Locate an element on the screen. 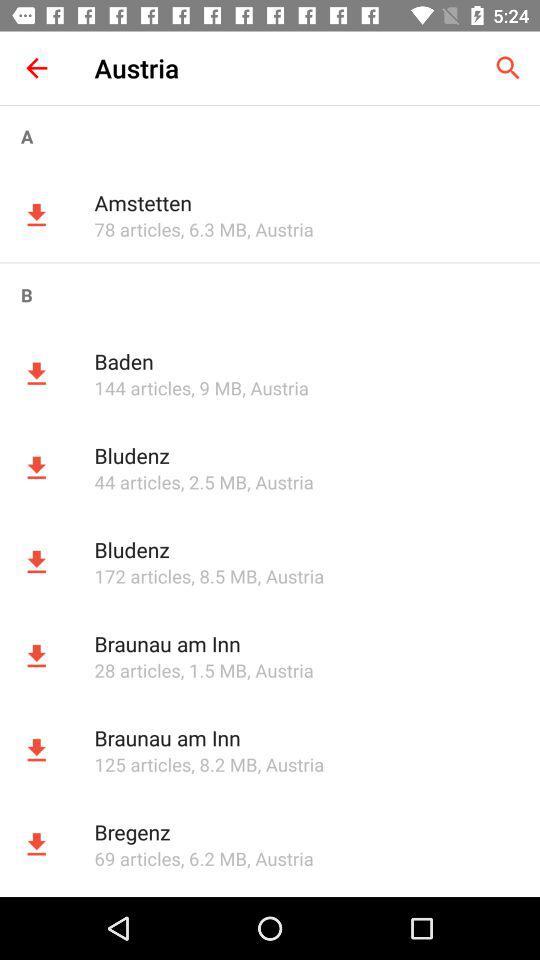 Image resolution: width=540 pixels, height=960 pixels. item to the left of , 6.2 mb app is located at coordinates (136, 857).